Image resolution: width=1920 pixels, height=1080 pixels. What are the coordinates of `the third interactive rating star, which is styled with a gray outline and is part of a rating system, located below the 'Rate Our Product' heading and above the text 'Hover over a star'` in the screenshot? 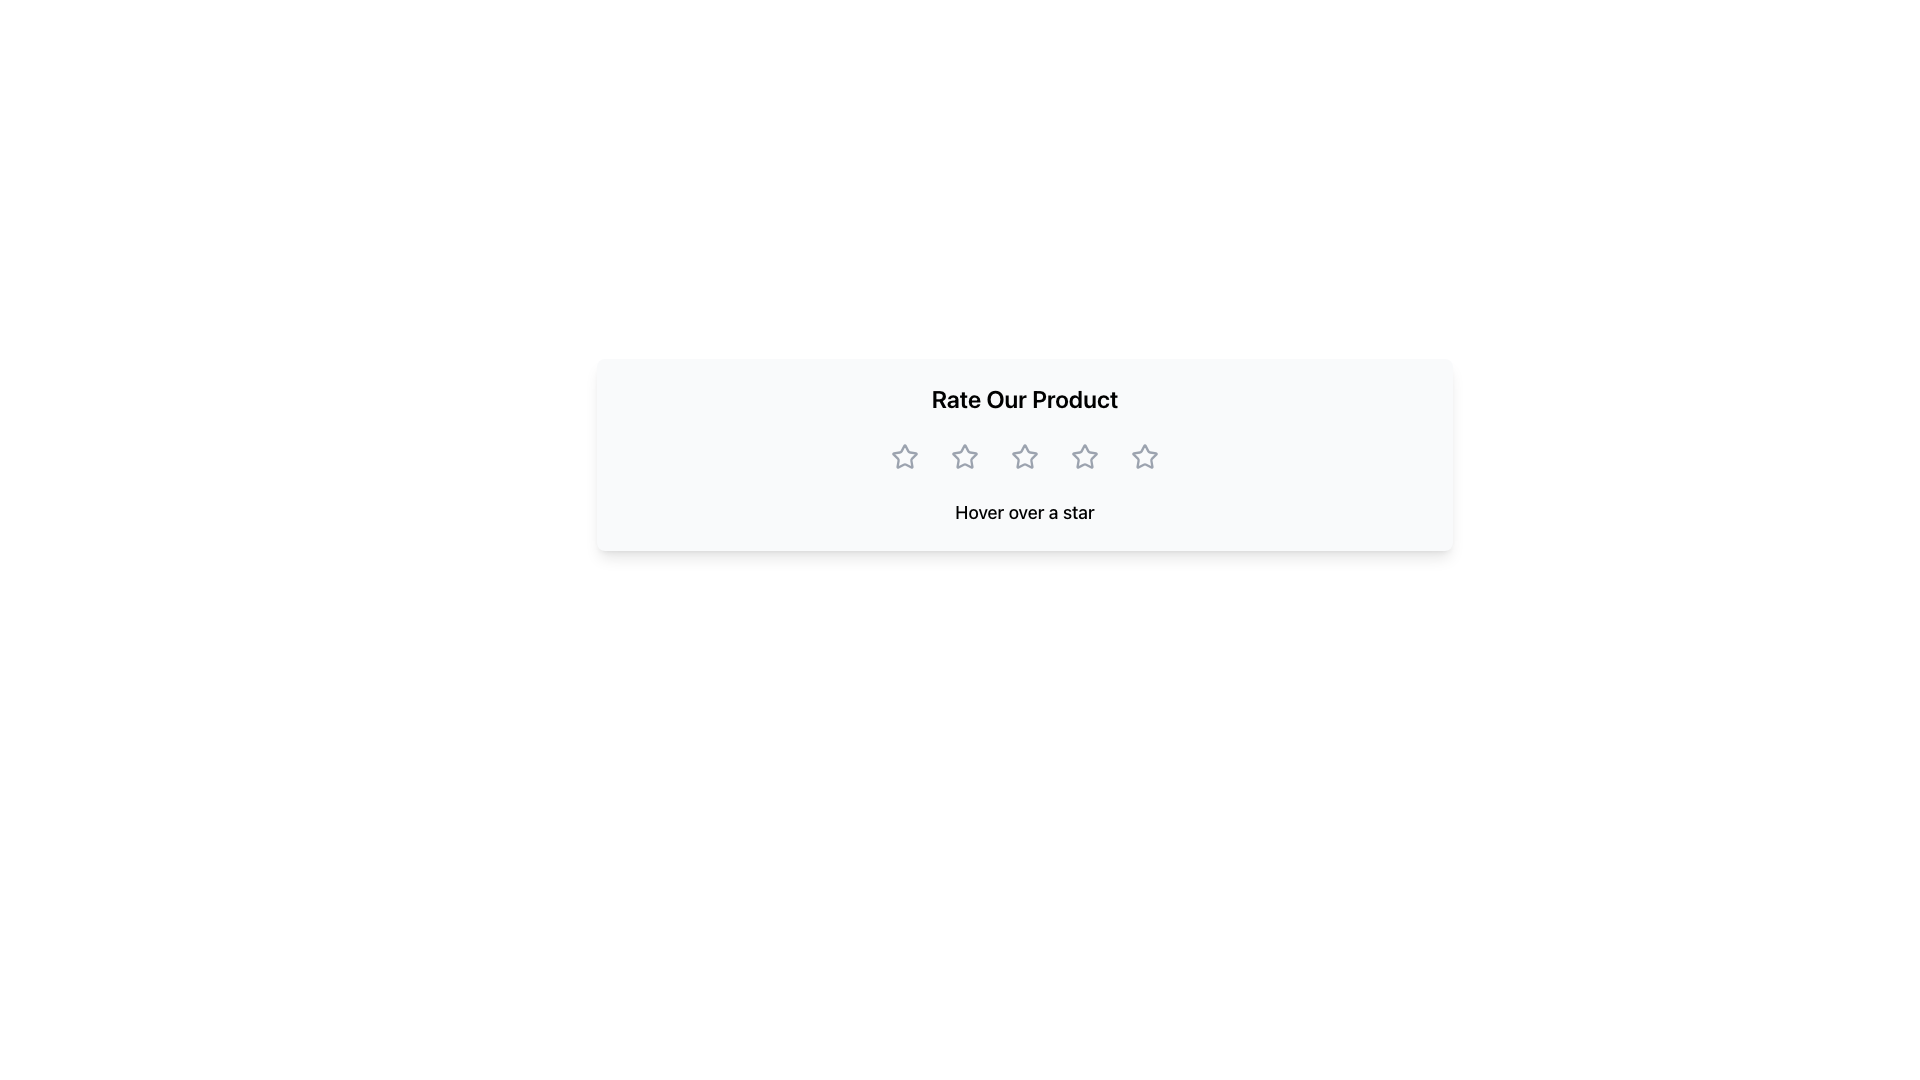 It's located at (1025, 456).